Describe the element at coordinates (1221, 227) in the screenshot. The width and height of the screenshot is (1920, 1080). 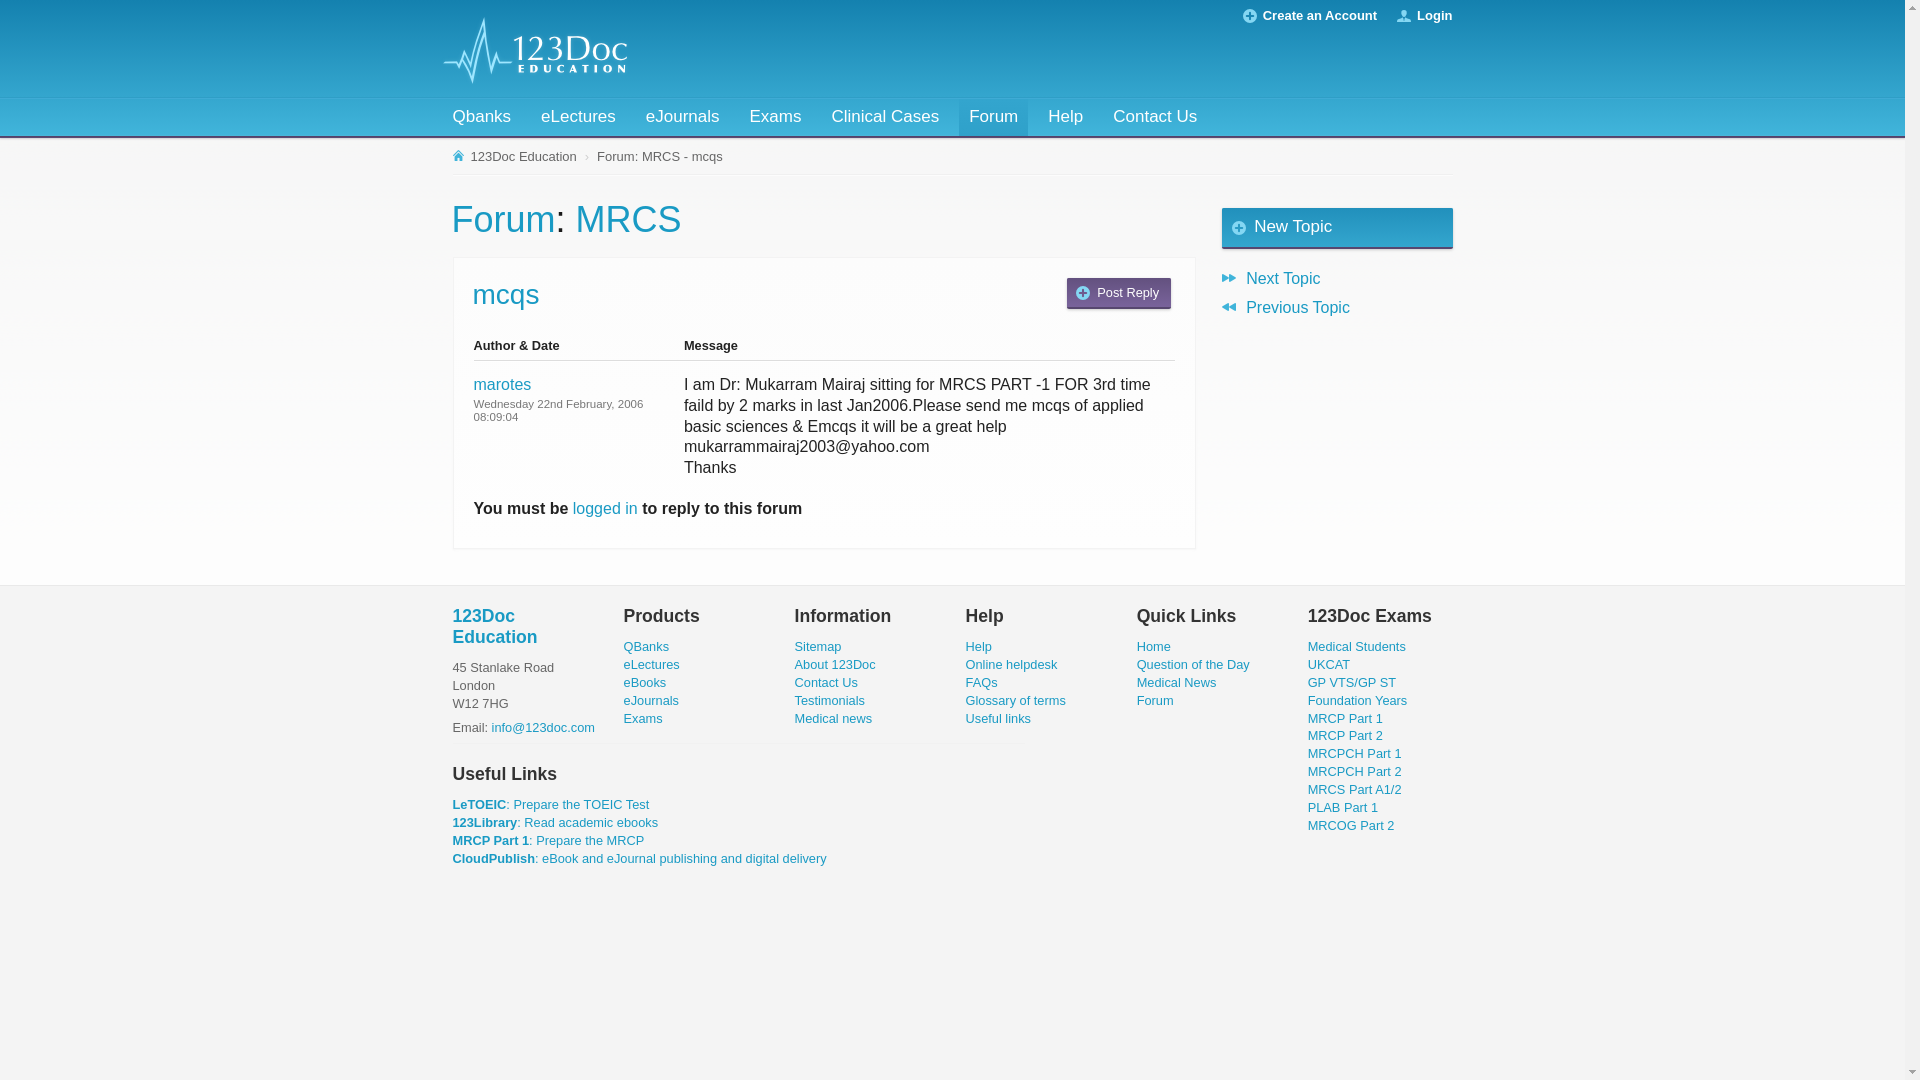
I see `'New Topic'` at that location.